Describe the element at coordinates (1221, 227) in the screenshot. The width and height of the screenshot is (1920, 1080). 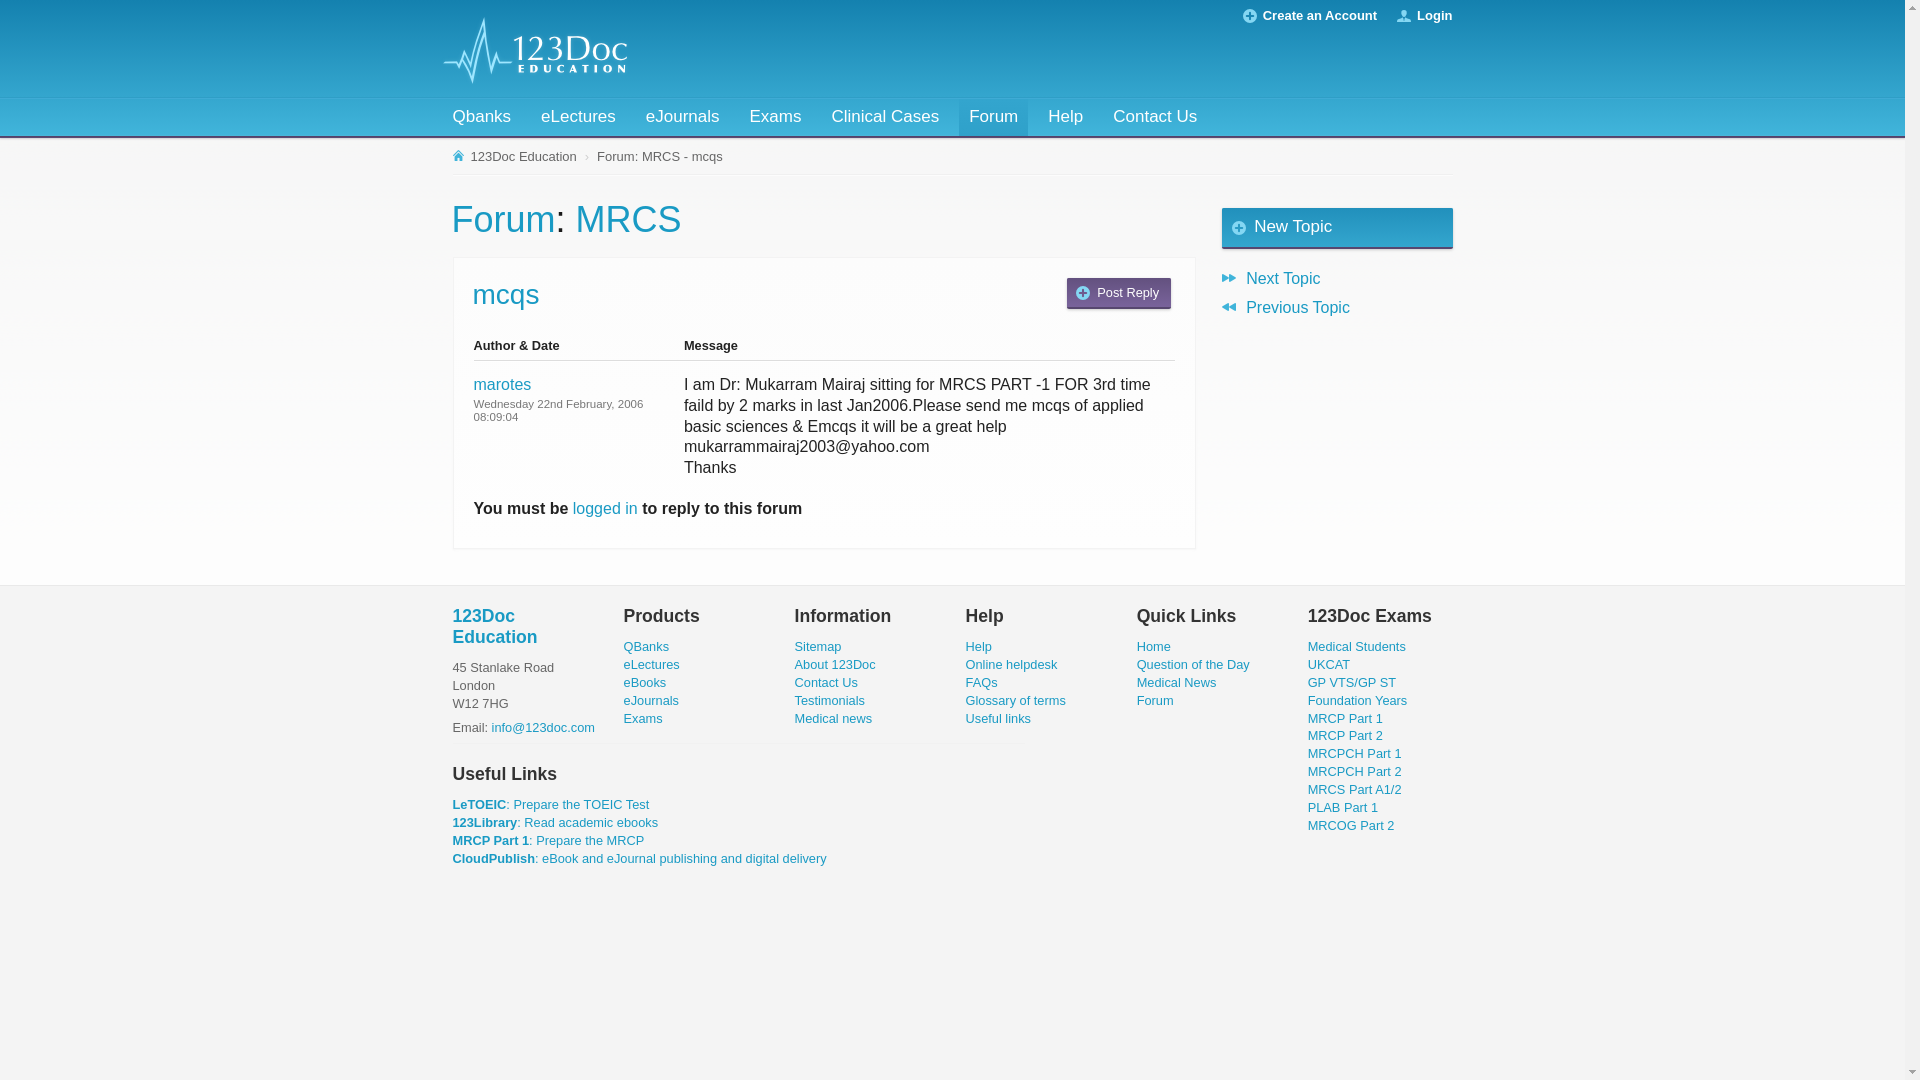
I see `'New Topic'` at that location.